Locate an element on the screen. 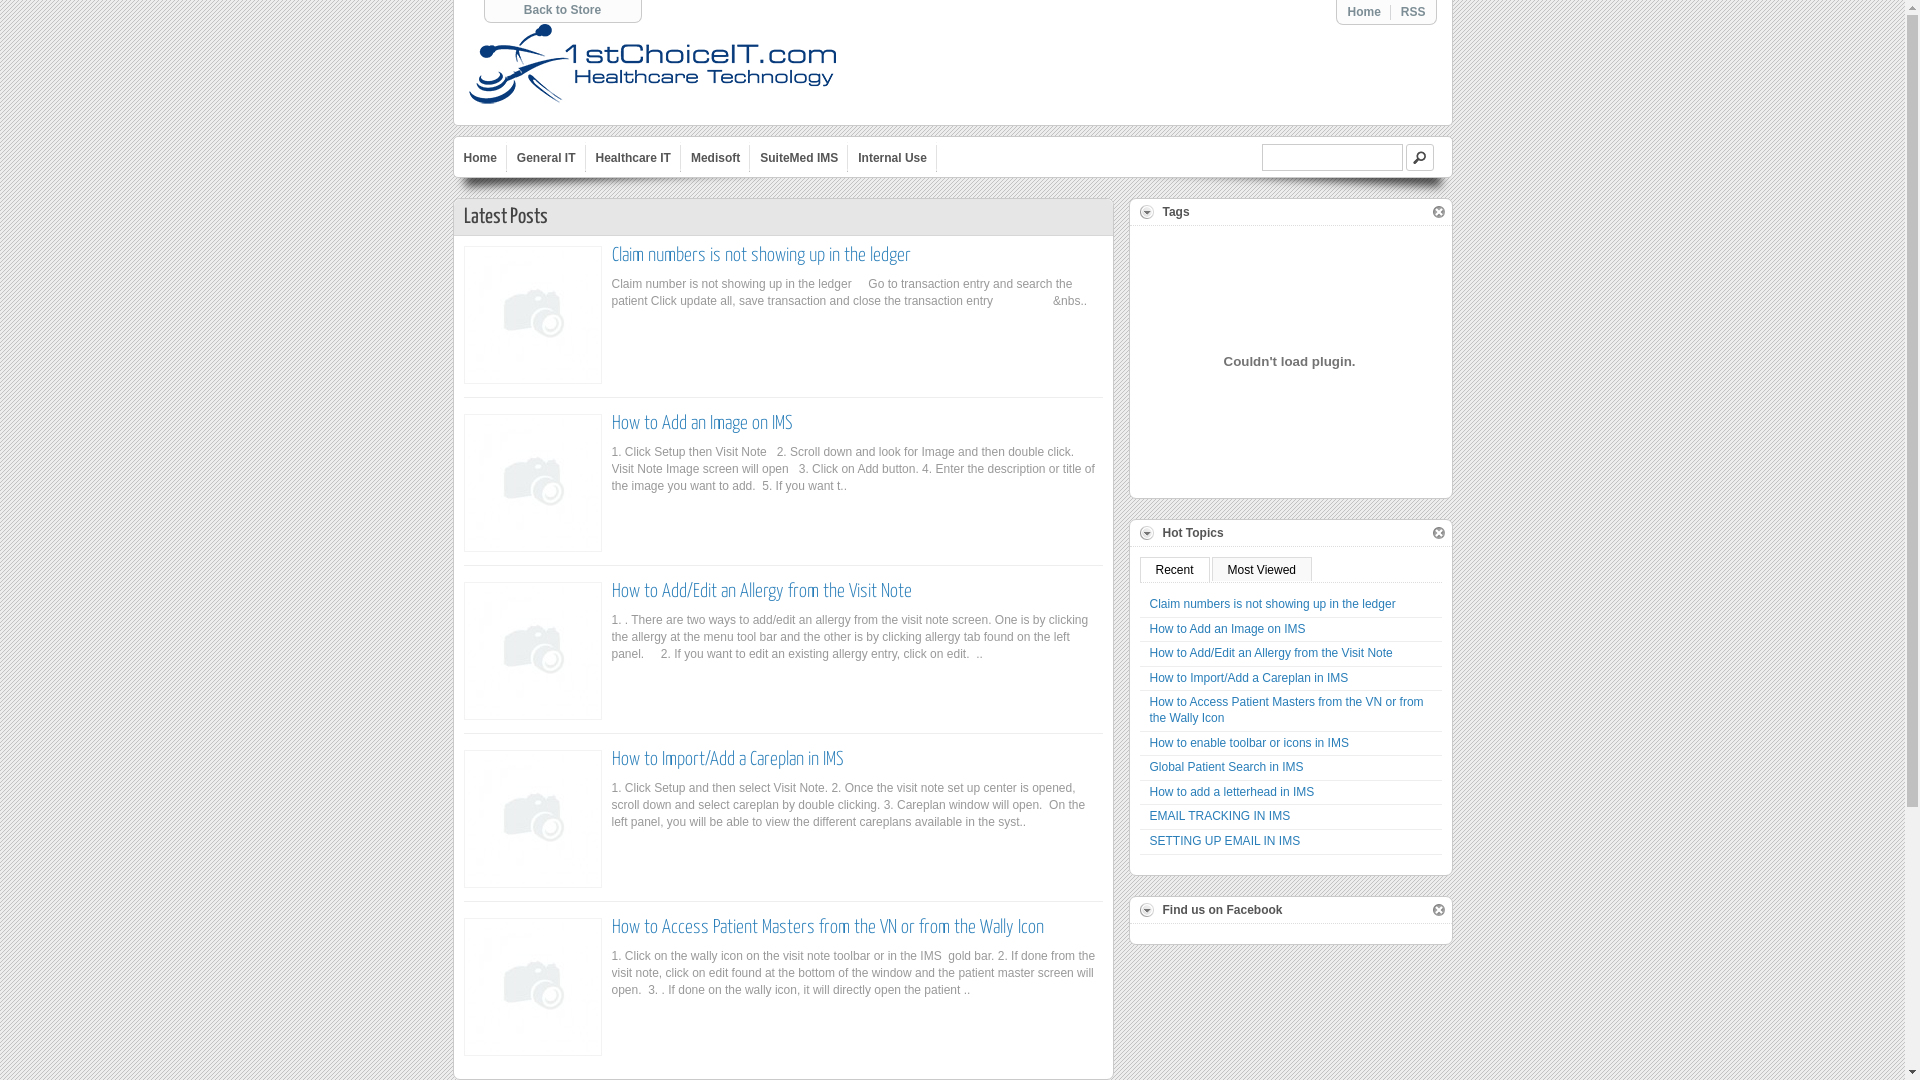 The image size is (1920, 1080). 'How to Add an Image on IMS' is located at coordinates (1291, 630).